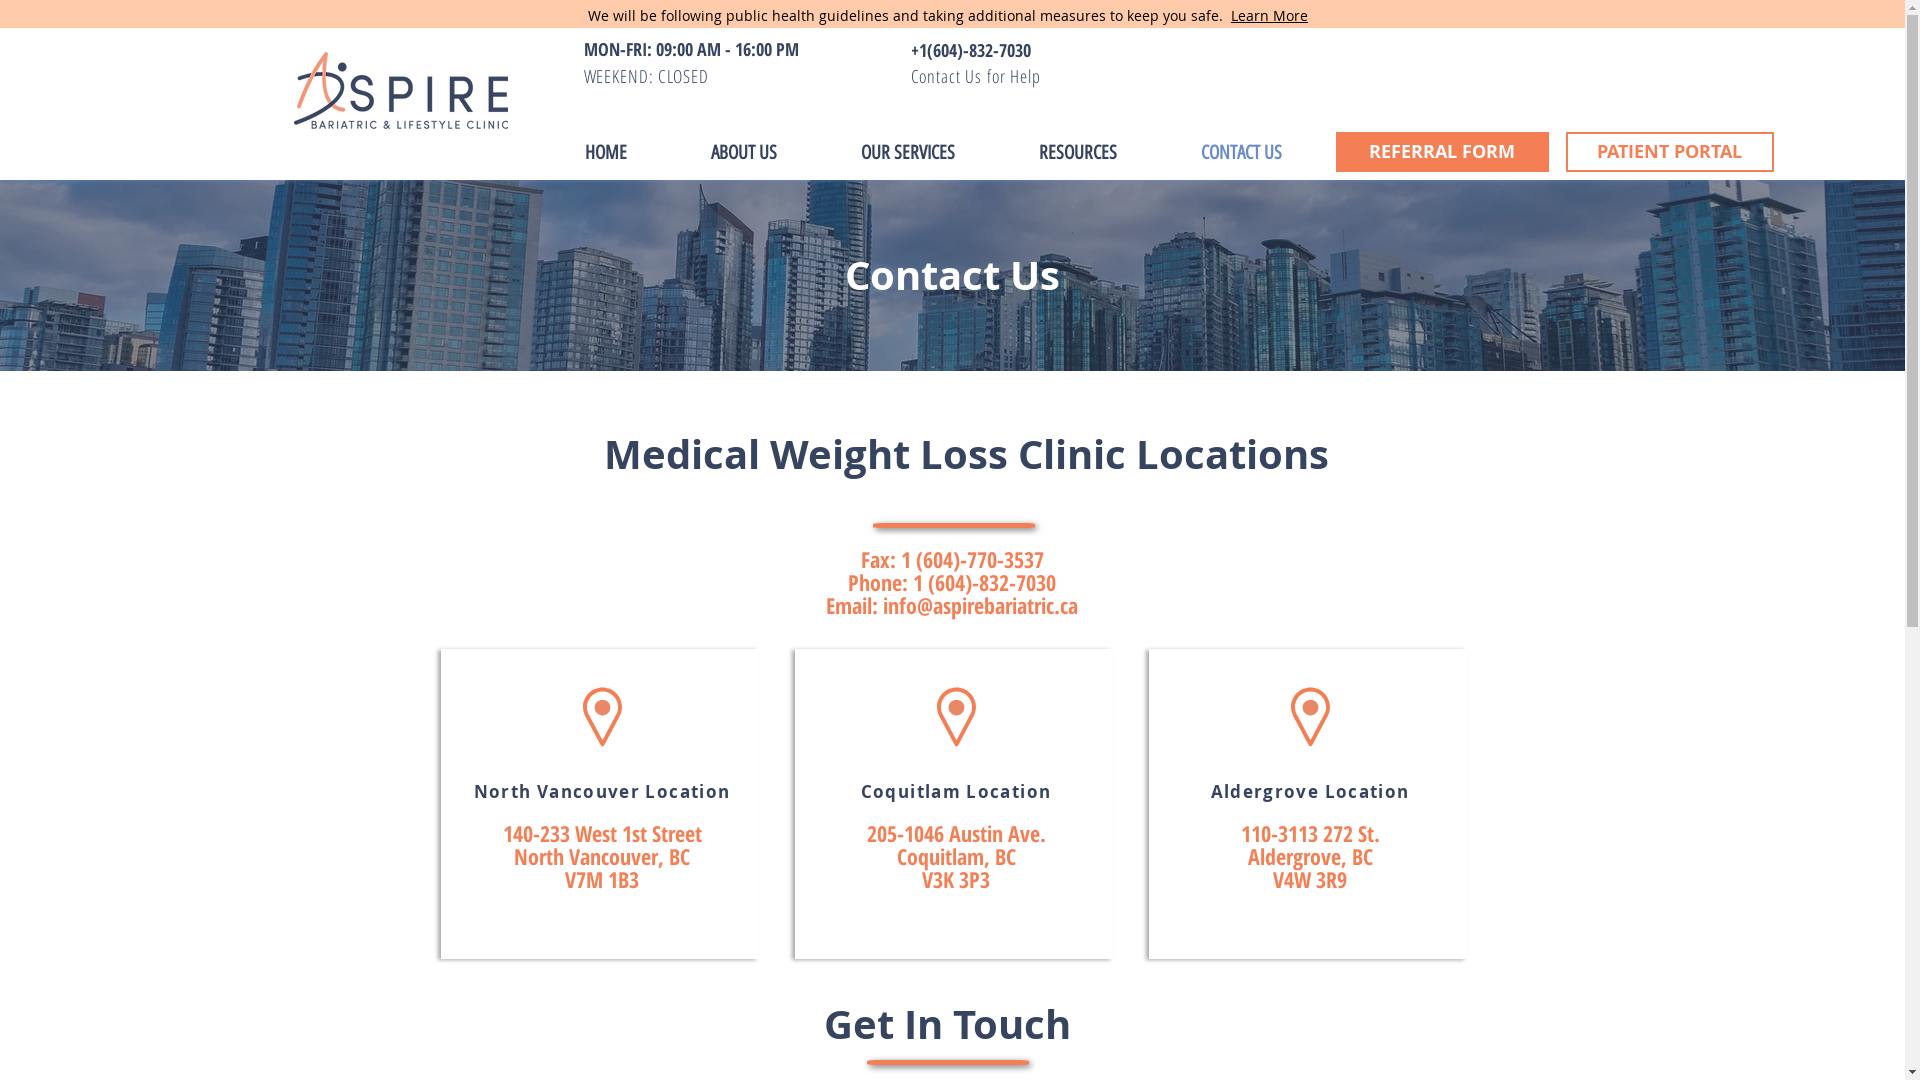  I want to click on 'CONTACT US', so click(1239, 152).